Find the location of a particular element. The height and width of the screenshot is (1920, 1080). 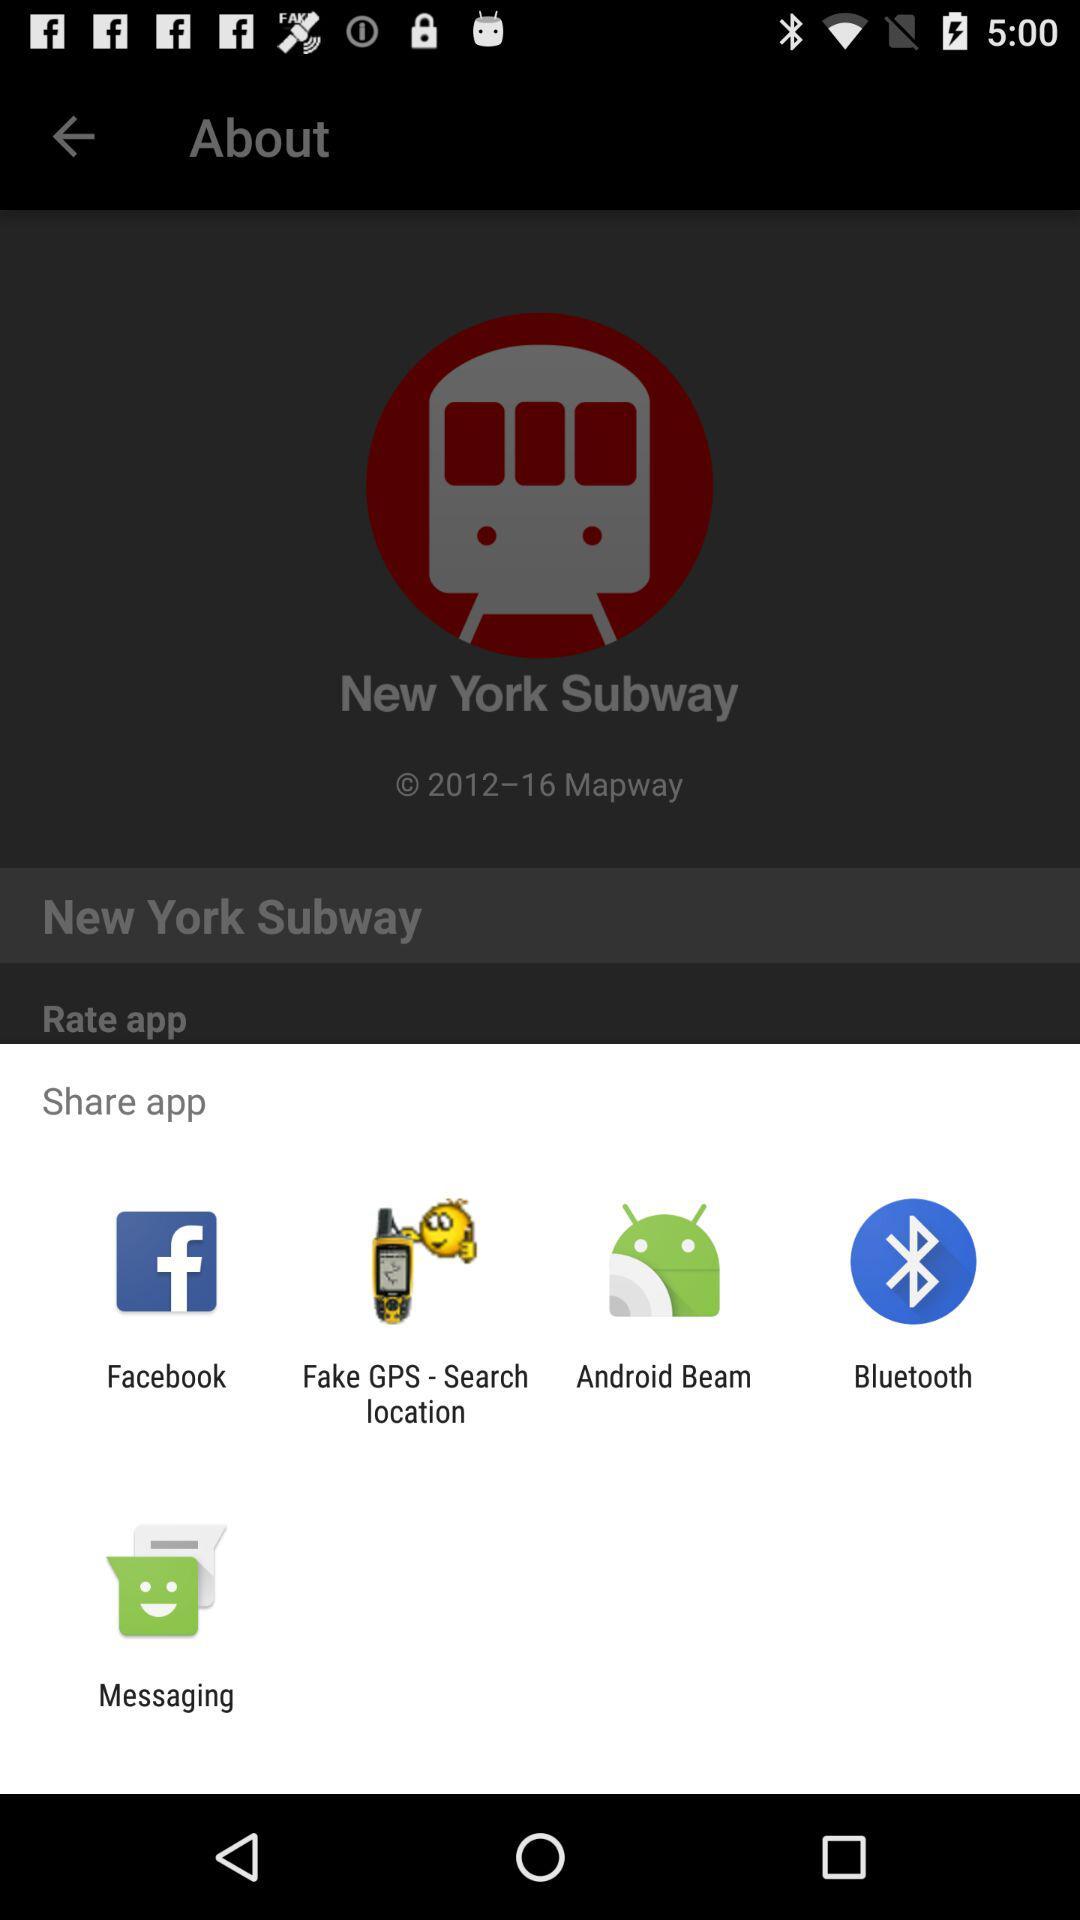

item next to the fake gps search is located at coordinates (664, 1392).